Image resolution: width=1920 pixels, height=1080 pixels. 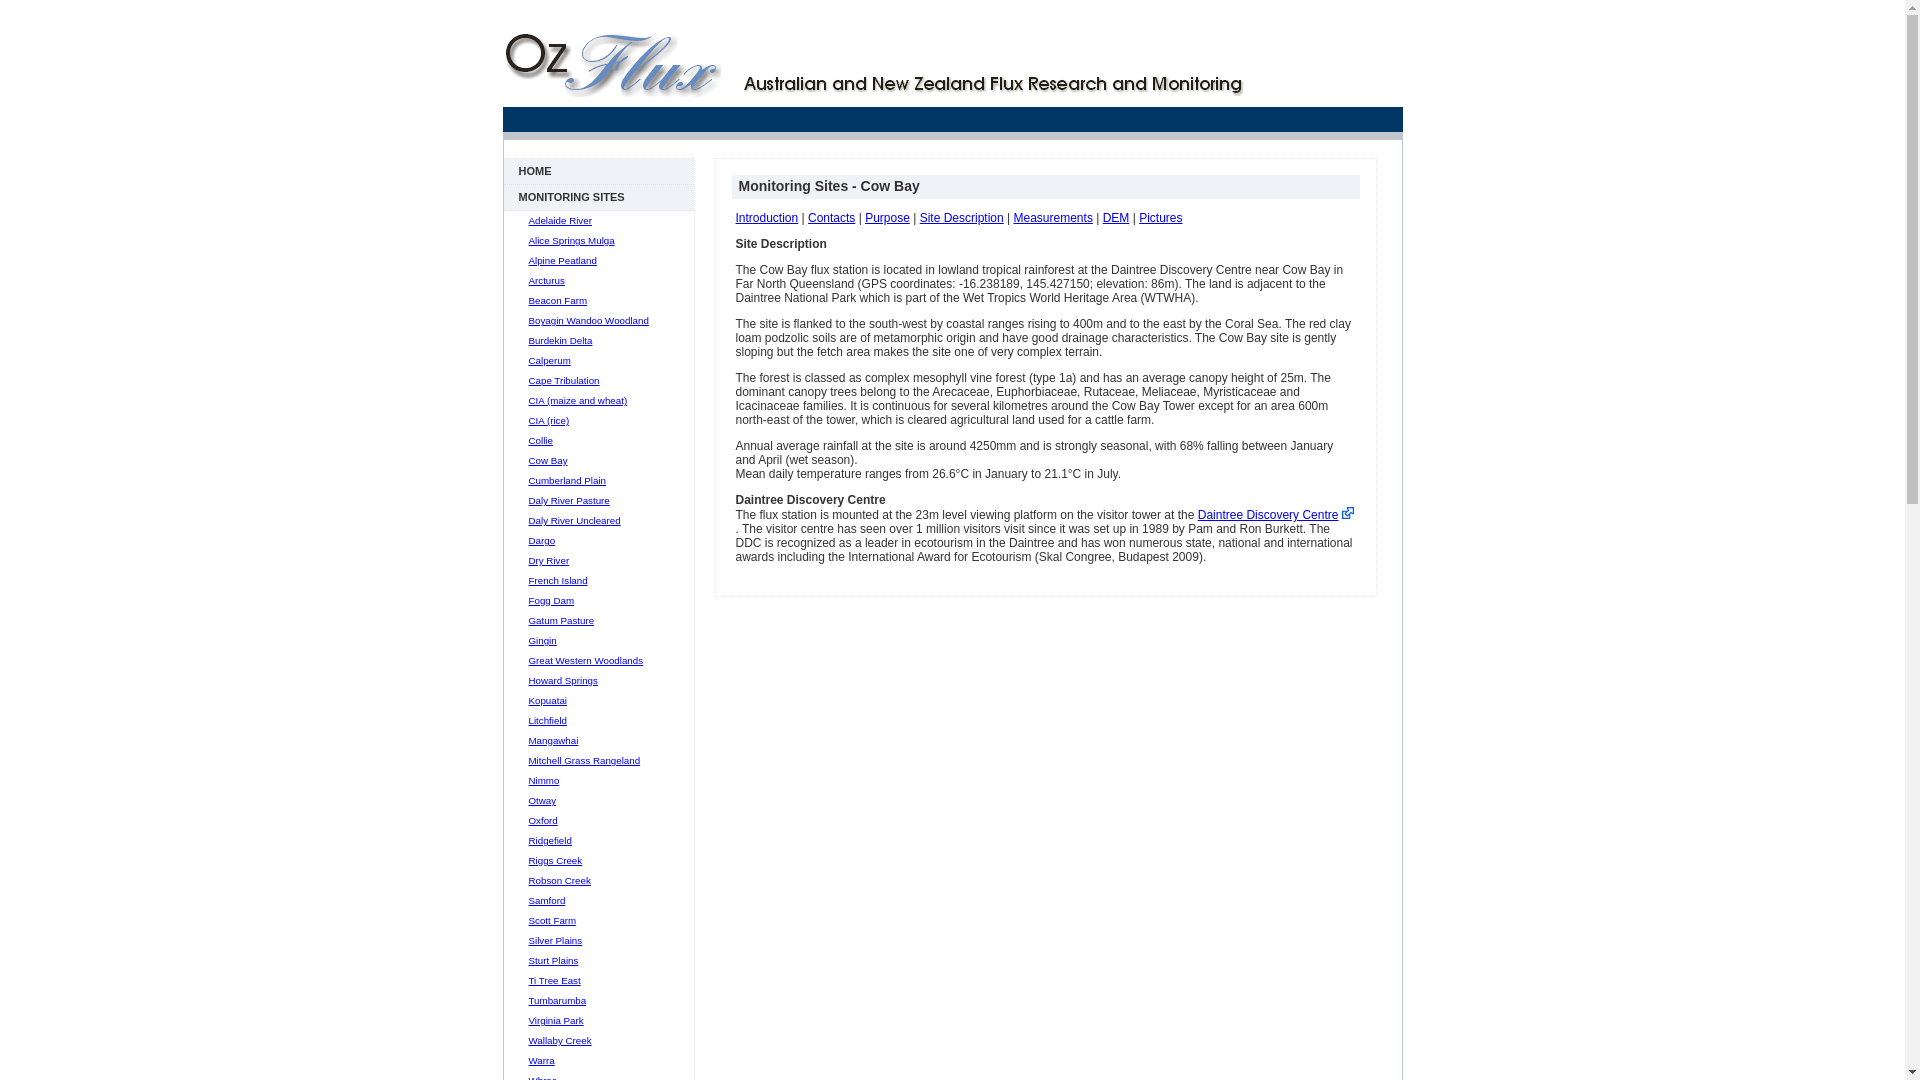 What do you see at coordinates (560, 259) in the screenshot?
I see `'Alpine Peatland'` at bounding box center [560, 259].